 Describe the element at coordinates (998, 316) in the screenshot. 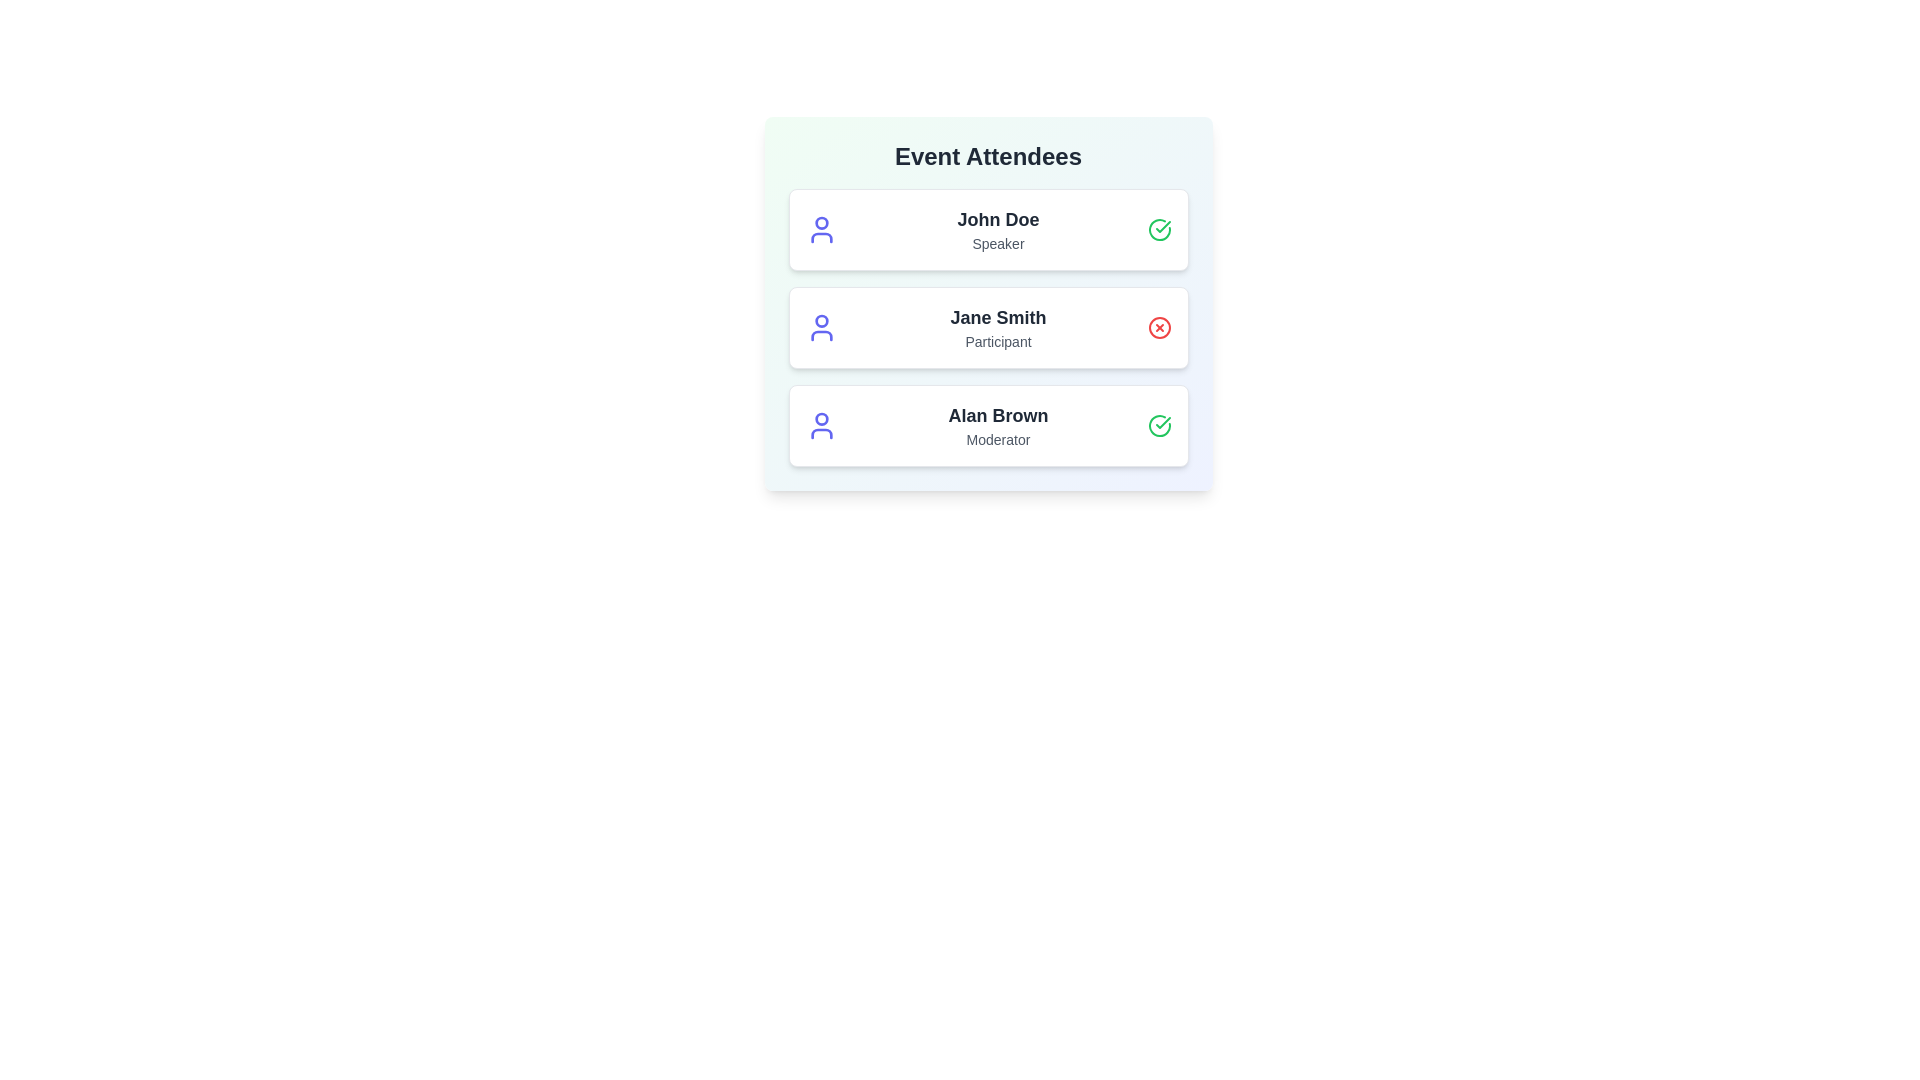

I see `the name of an attendee to view their details. The attendee can be selected using the parameter Jane Smith` at that location.